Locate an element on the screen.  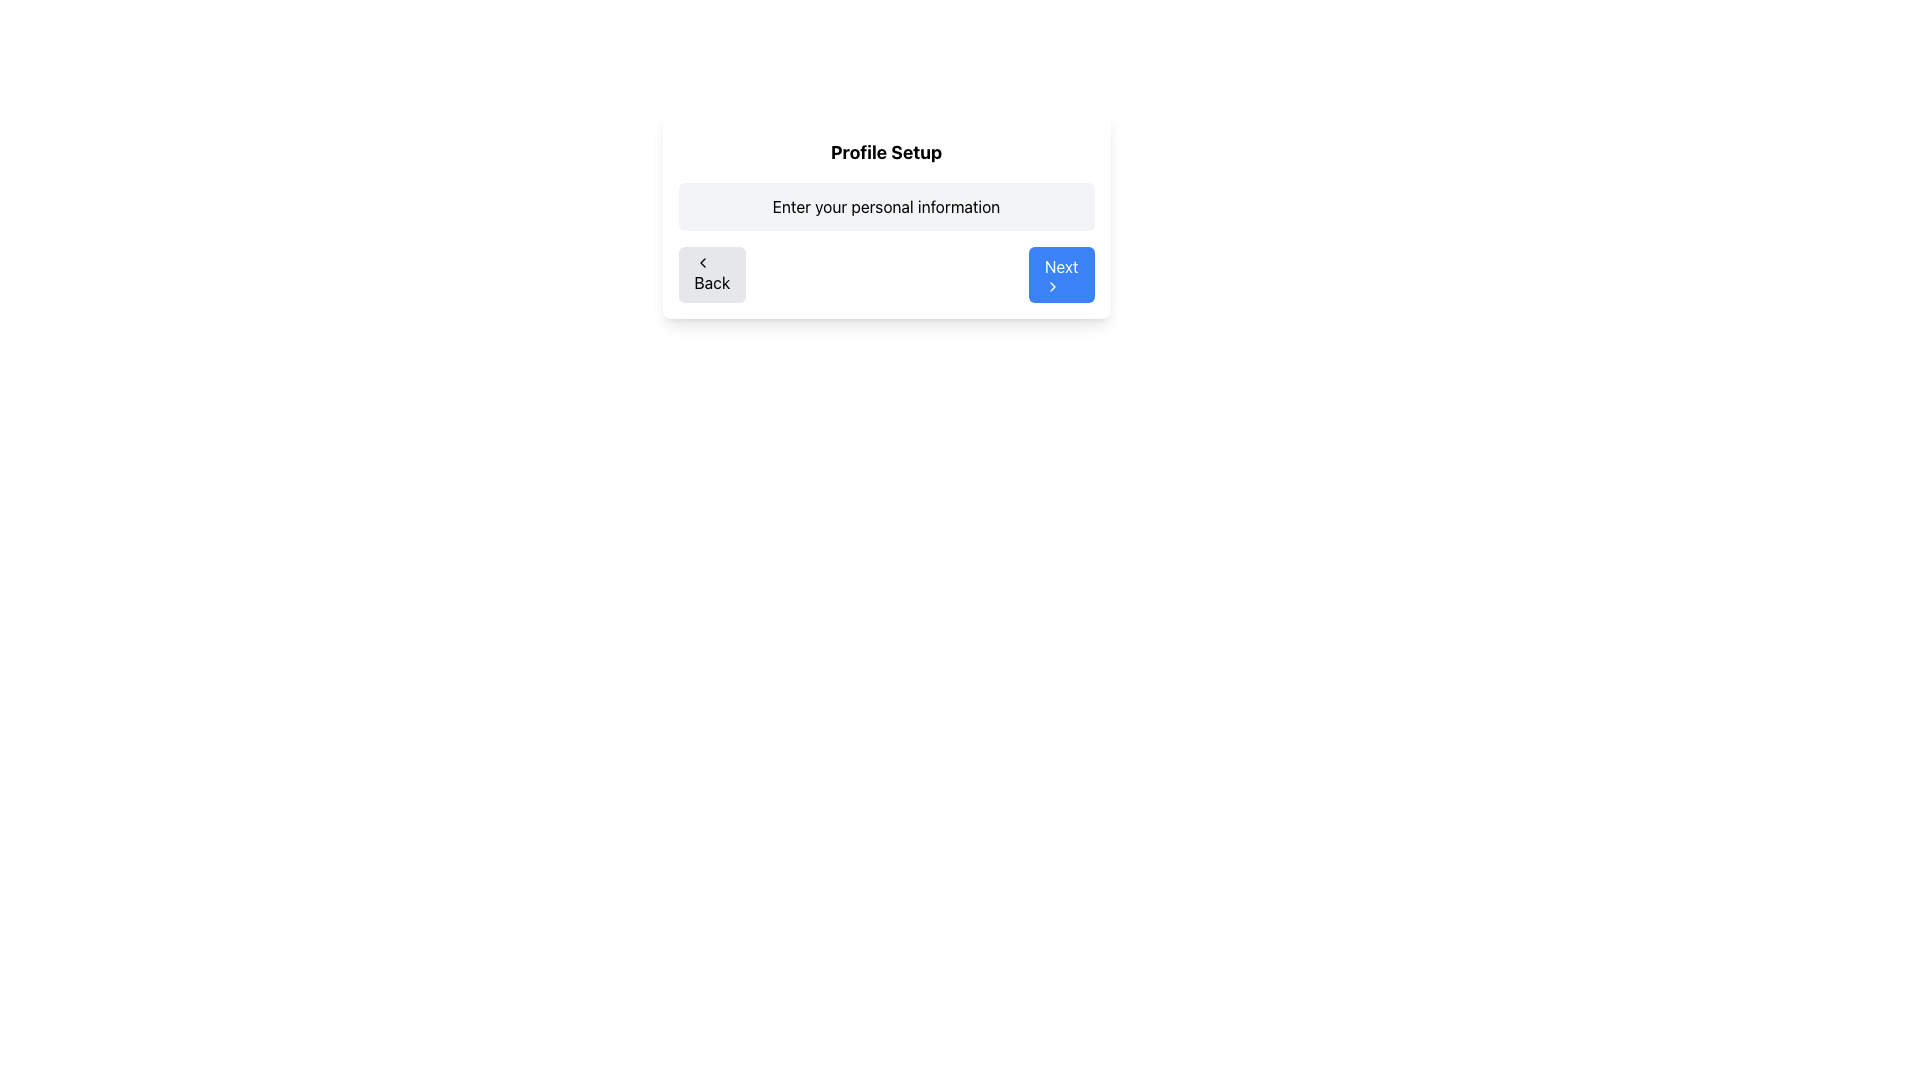
blank space between the 'Back' and 'Next' buttons in the Navigation control located at the bottom center of the 'Profile Setup' page is located at coordinates (885, 274).